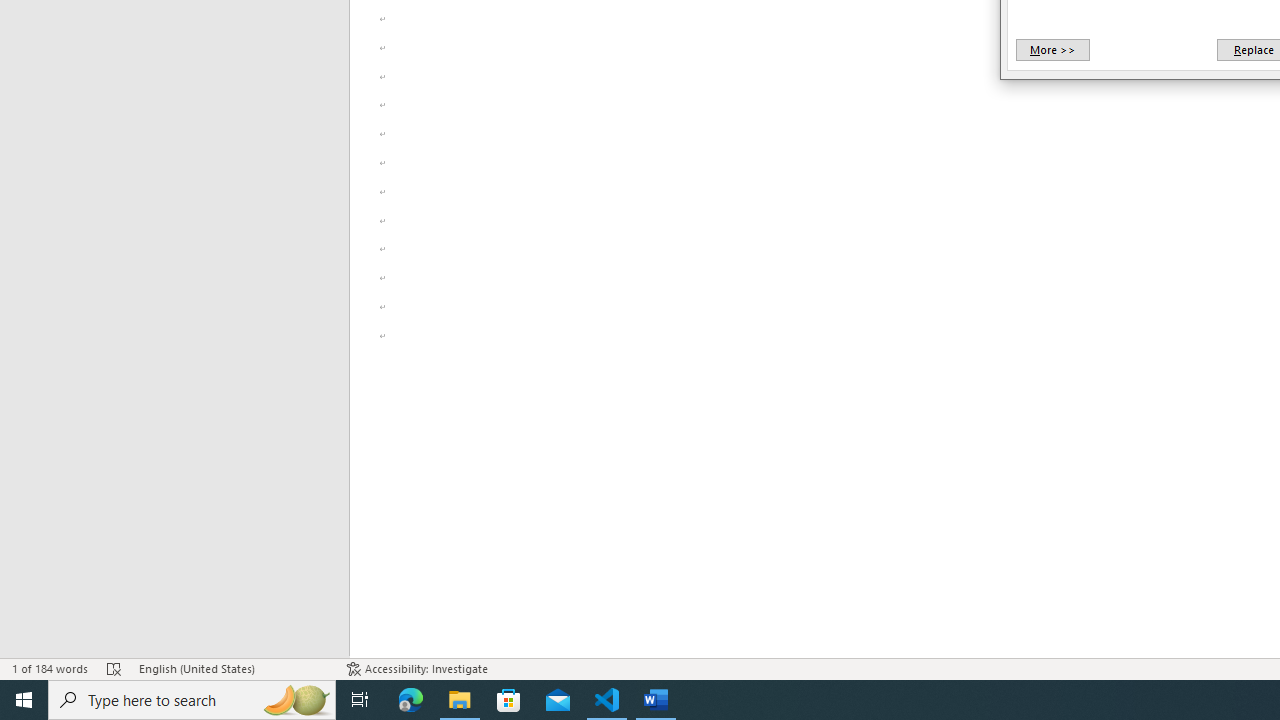 The image size is (1280, 720). What do you see at coordinates (410, 698) in the screenshot?
I see `'Microsoft Edge'` at bounding box center [410, 698].